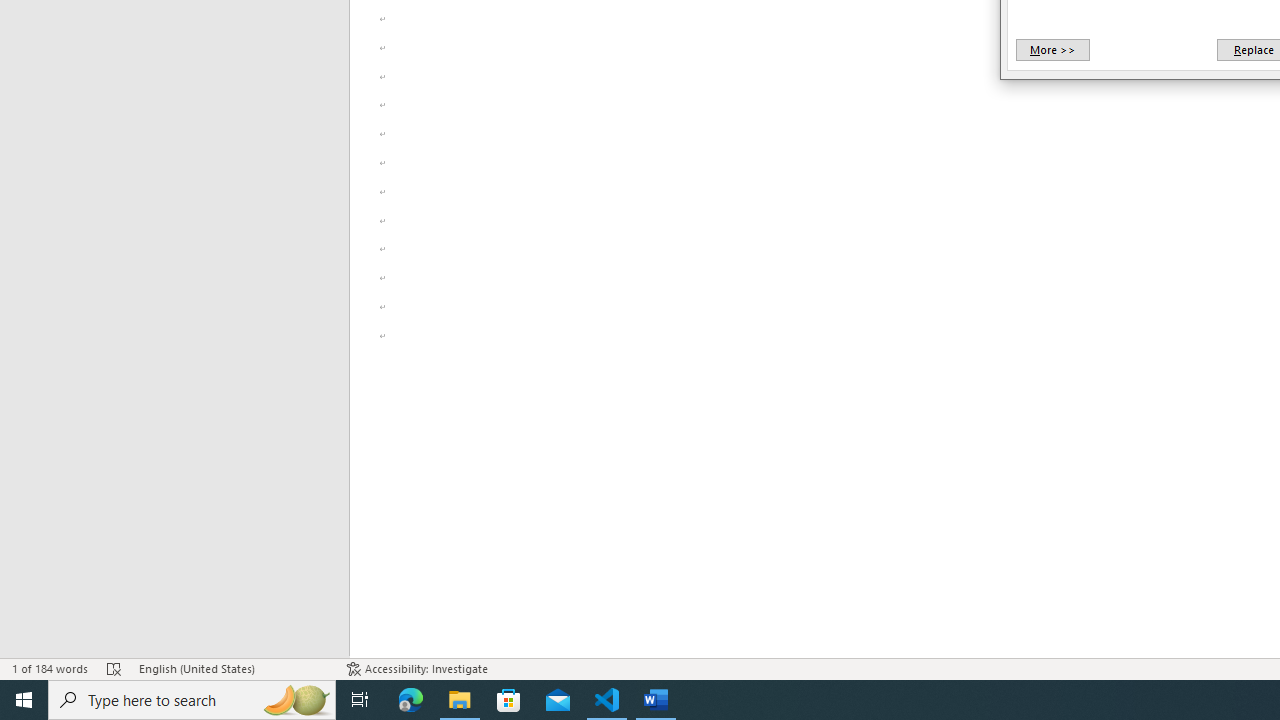 The image size is (1280, 720). What do you see at coordinates (410, 698) in the screenshot?
I see `'Microsoft Edge'` at bounding box center [410, 698].